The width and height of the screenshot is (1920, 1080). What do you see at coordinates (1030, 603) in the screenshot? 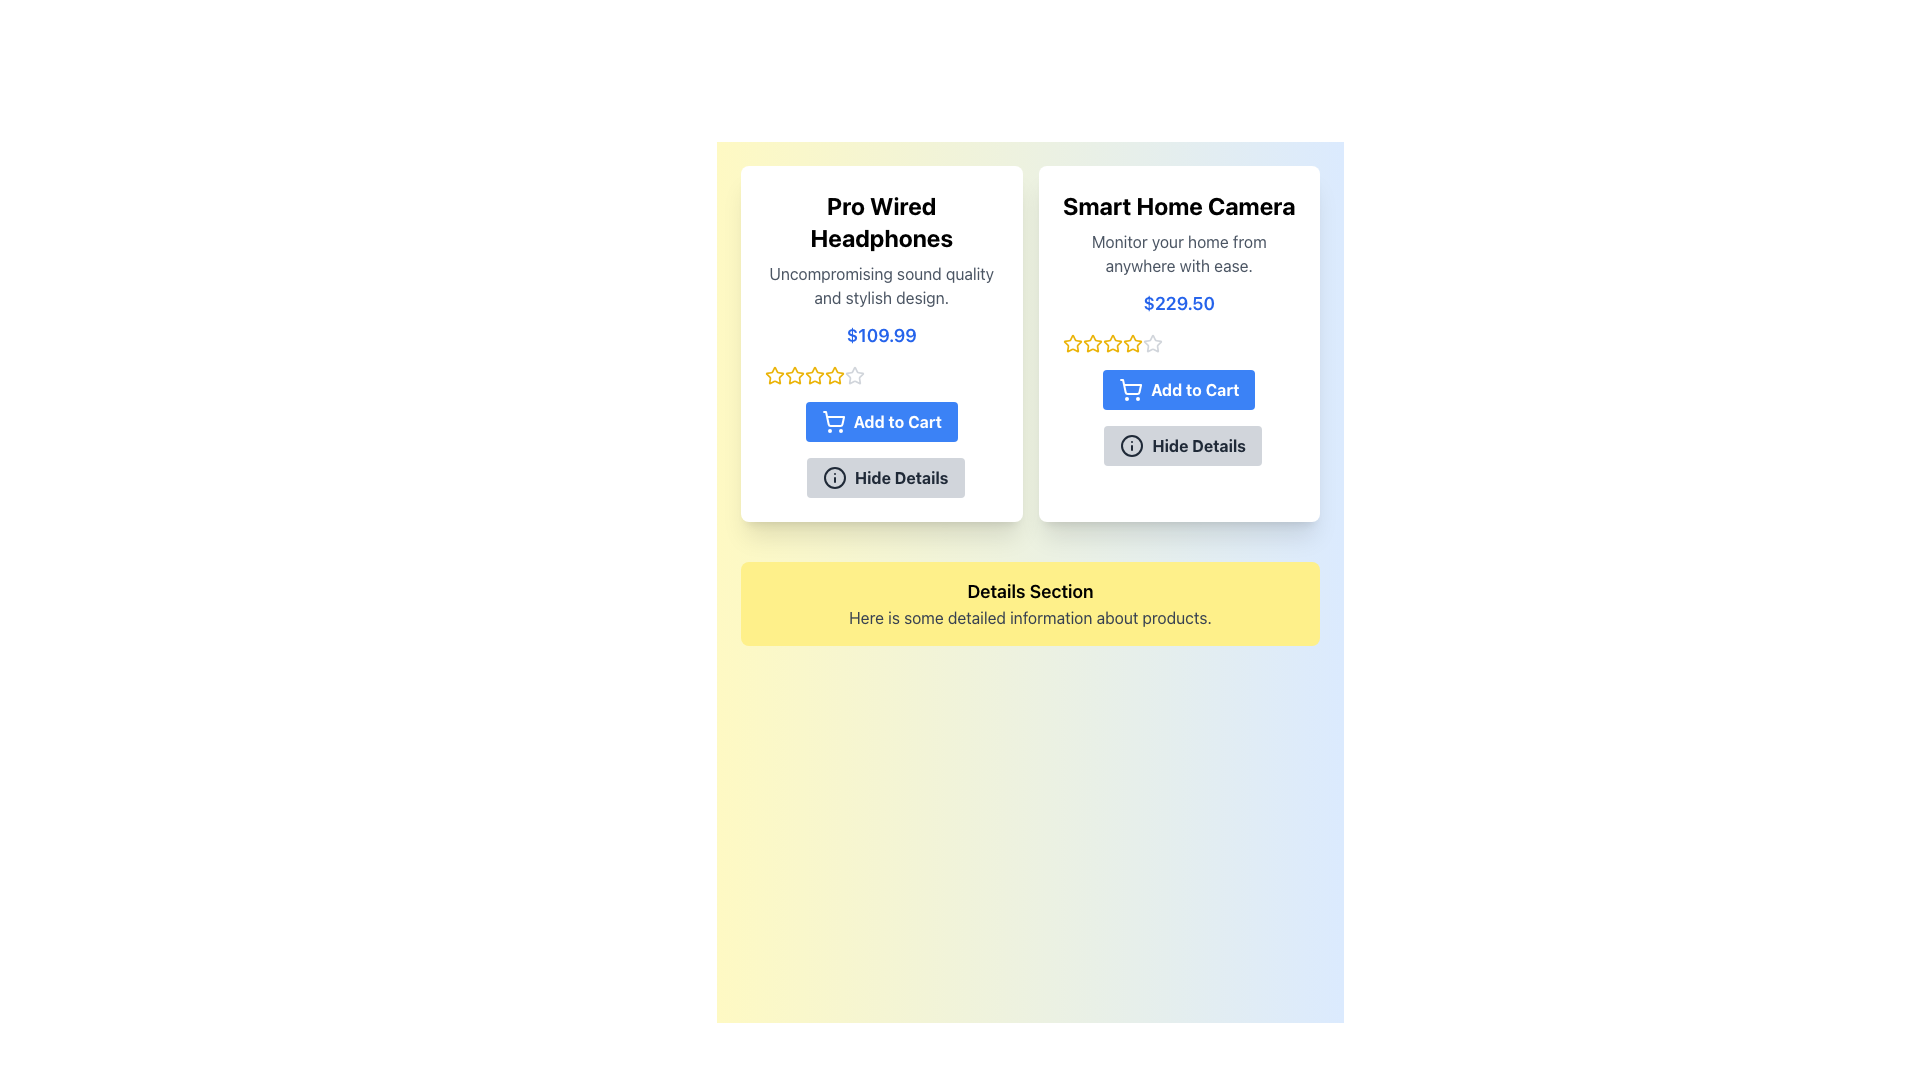
I see `the informational section located below the 'Pro Wired Headphones' and 'Smart Home Camera' card-like elements, which spans horizontally across the interface and is centered at the bottom of the section` at bounding box center [1030, 603].